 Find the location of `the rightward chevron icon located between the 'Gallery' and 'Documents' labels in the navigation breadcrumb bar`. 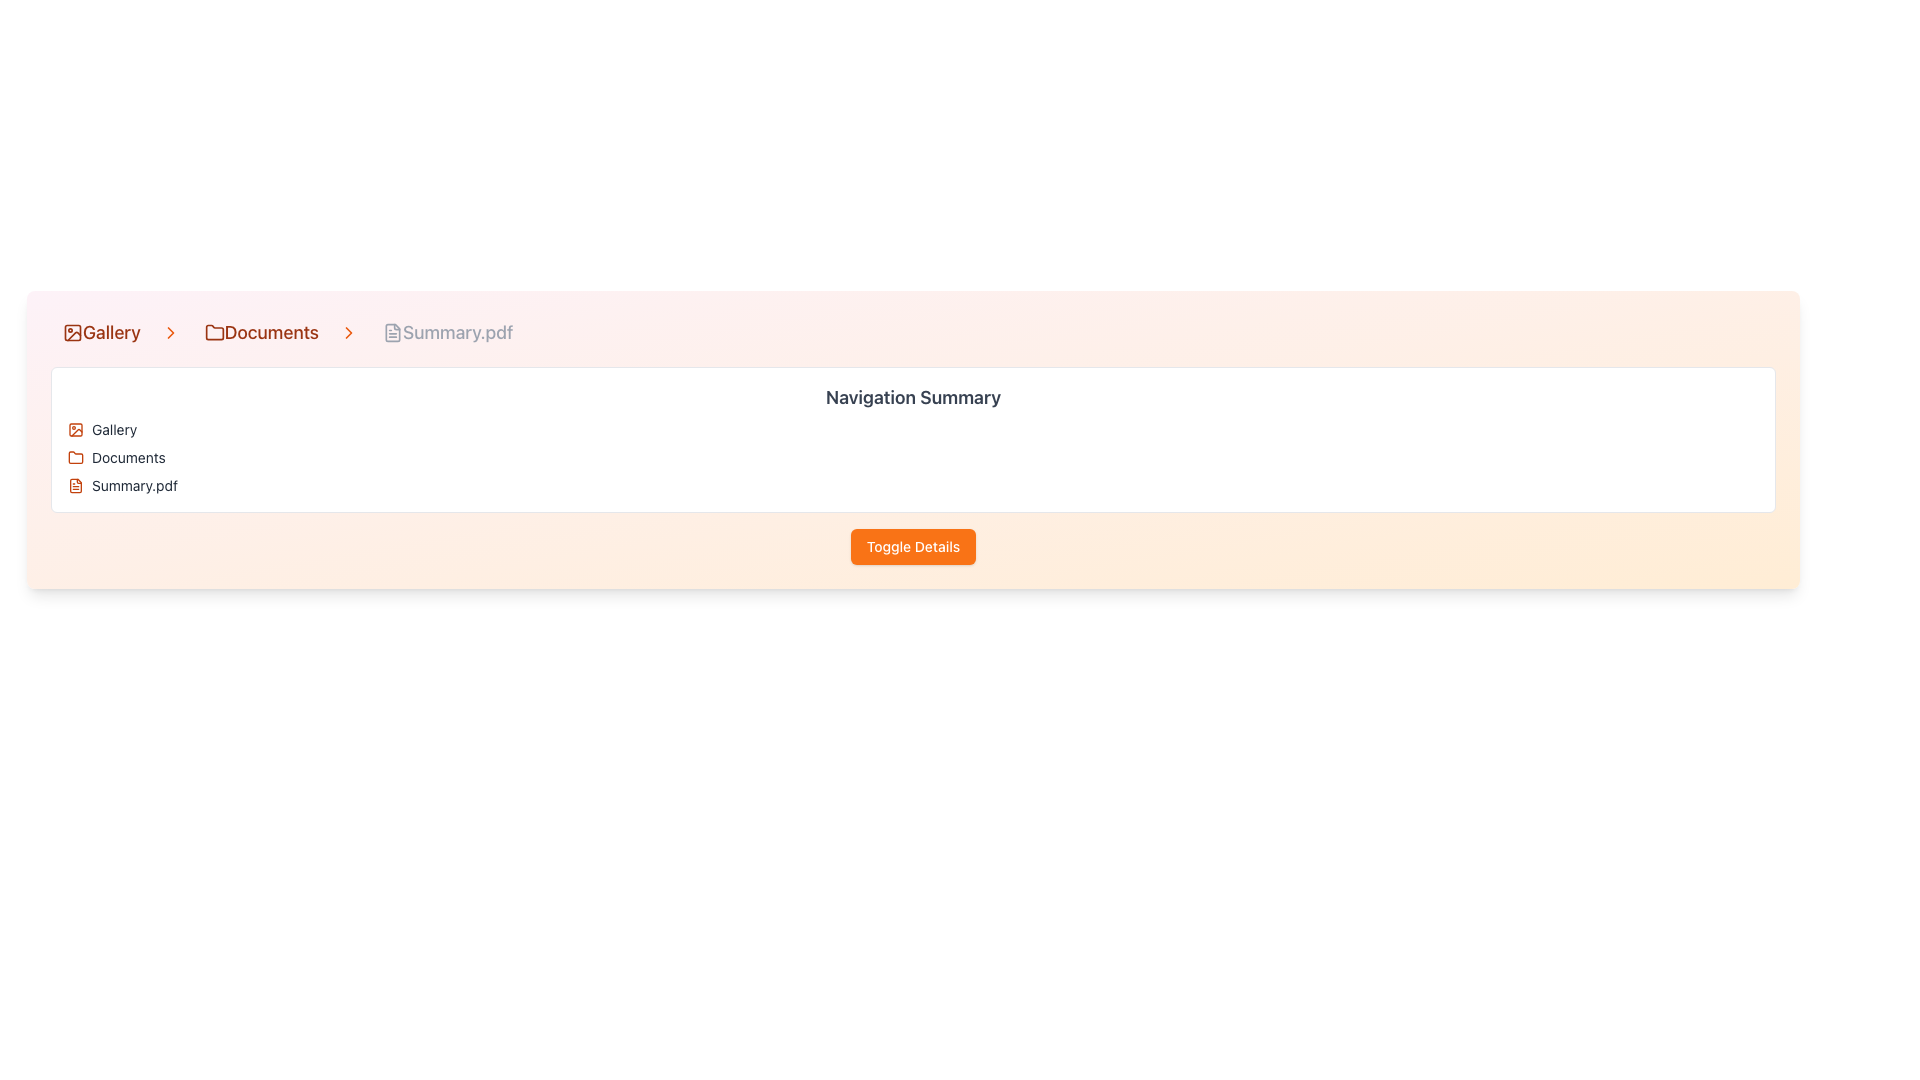

the rightward chevron icon located between the 'Gallery' and 'Documents' labels in the navigation breadcrumb bar is located at coordinates (170, 331).